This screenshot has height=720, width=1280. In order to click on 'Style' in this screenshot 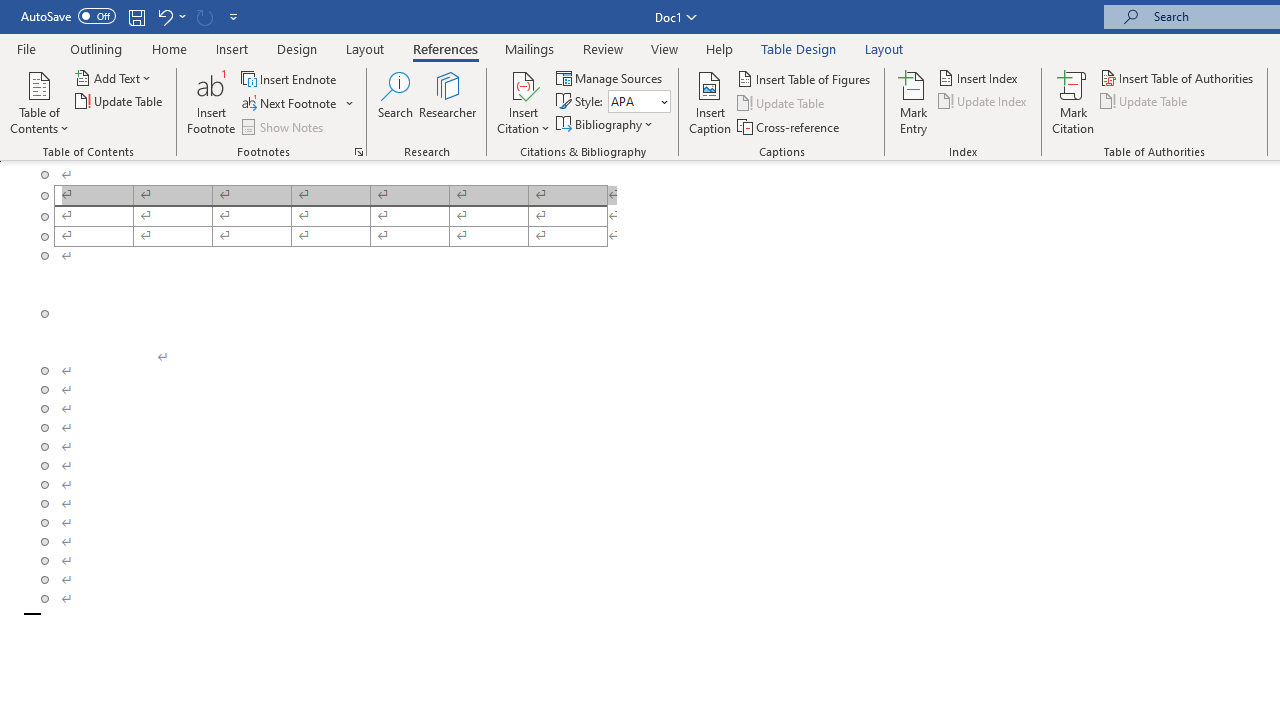, I will do `click(638, 101)`.